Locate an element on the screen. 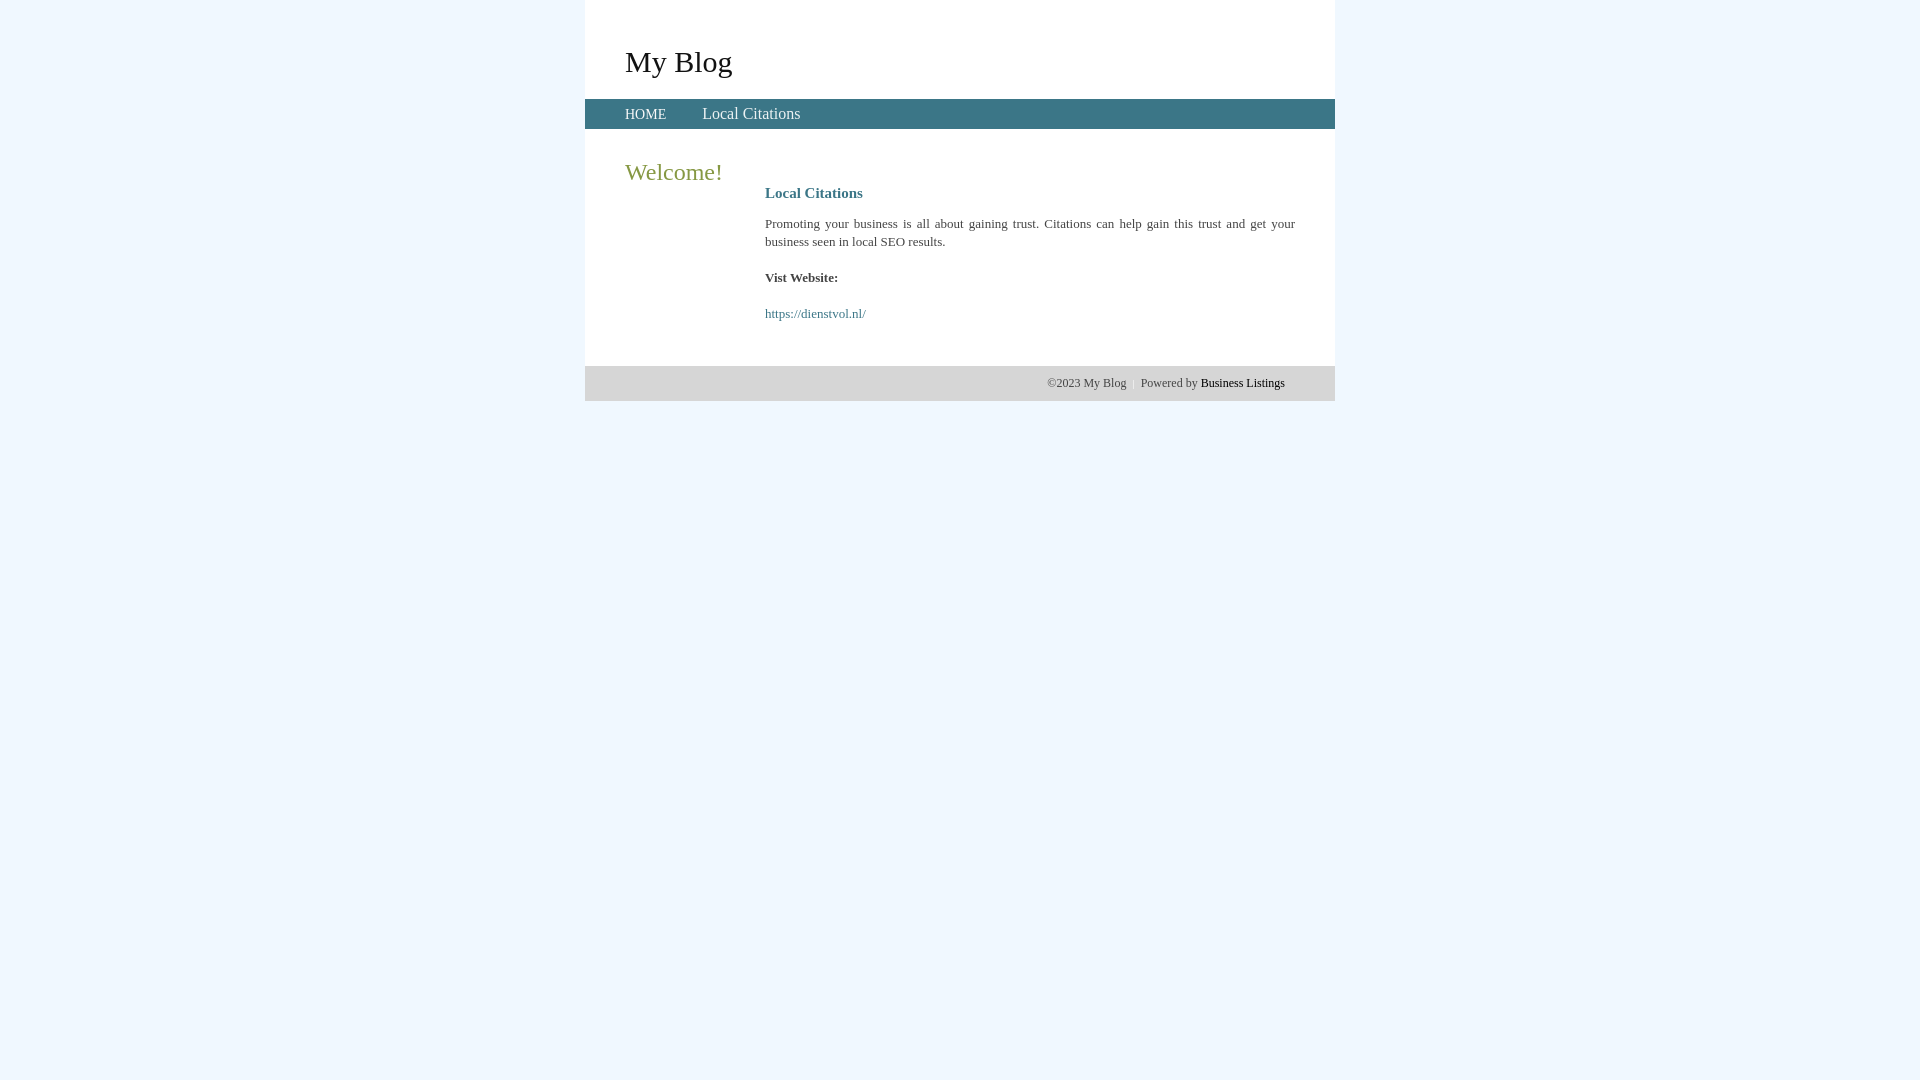  'HOME' is located at coordinates (645, 114).